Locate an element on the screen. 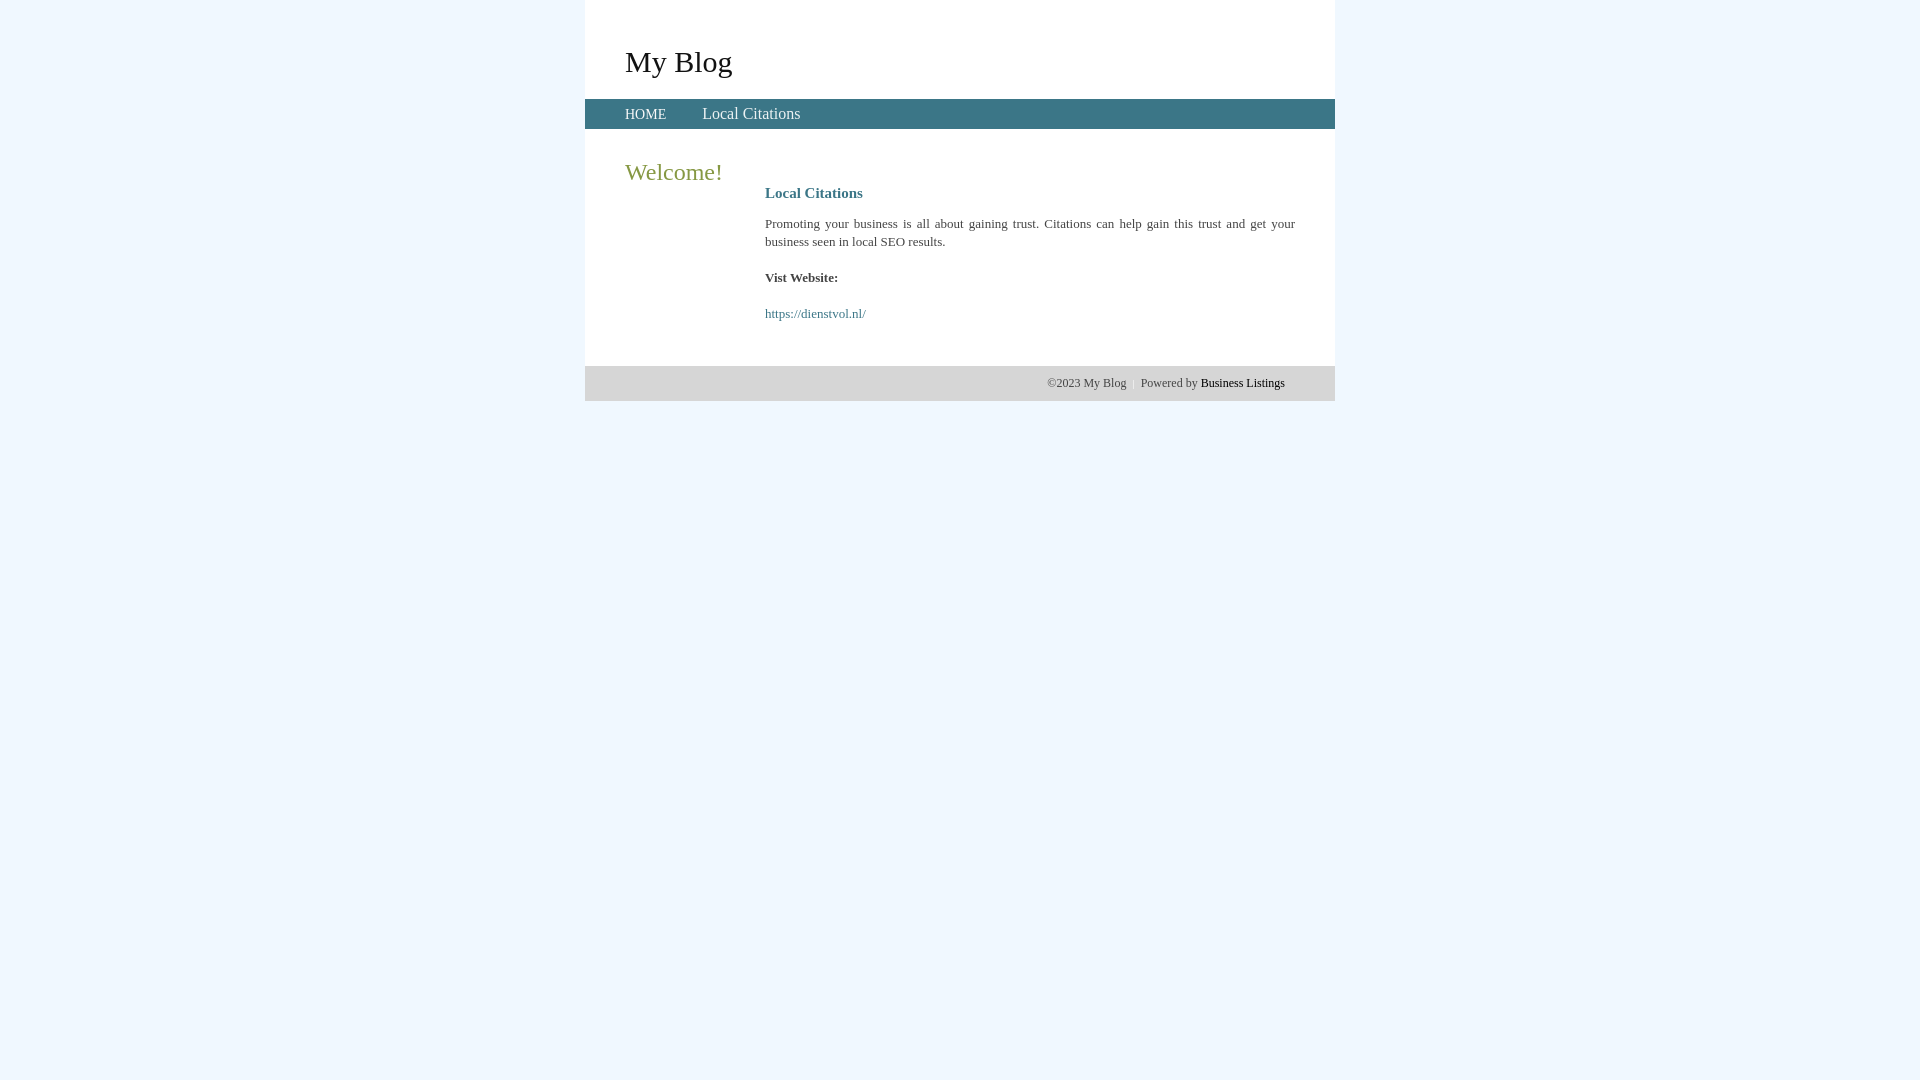  'HOME' is located at coordinates (645, 114).